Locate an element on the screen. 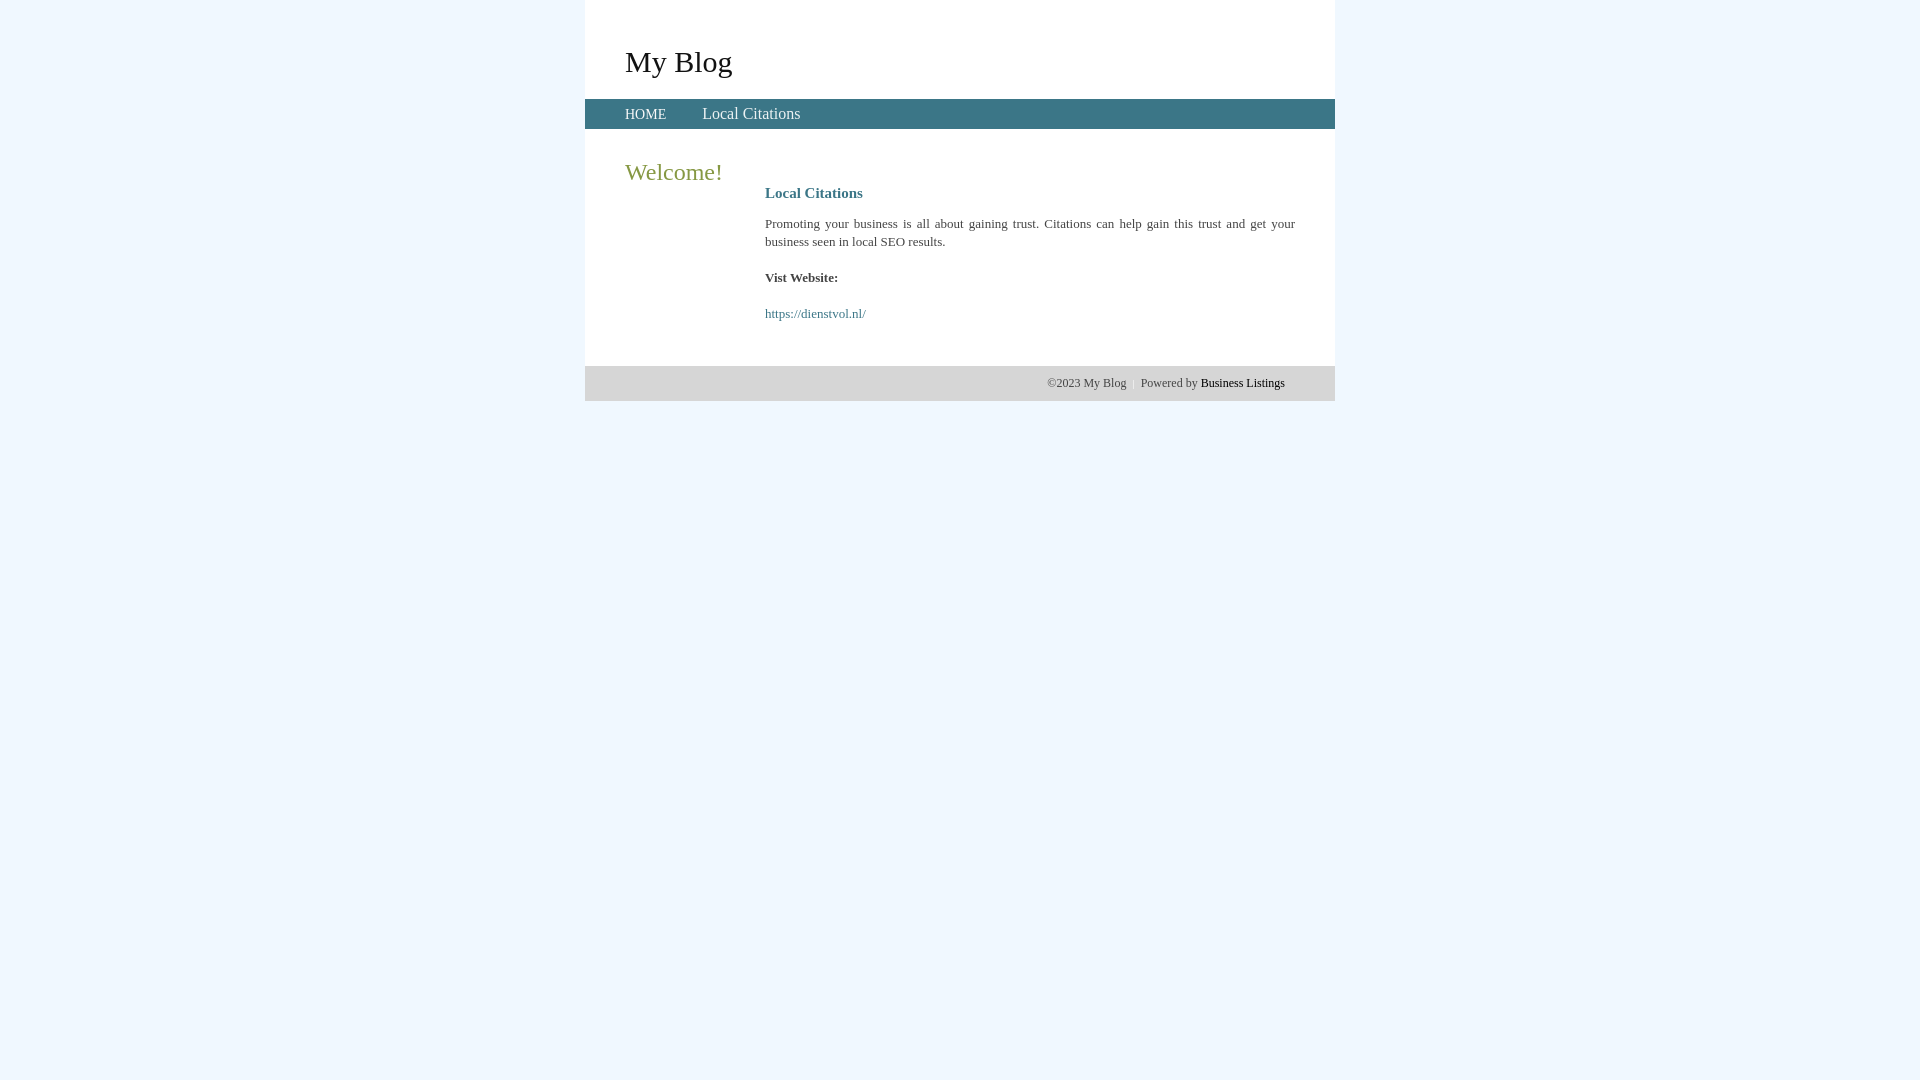  'HOME' is located at coordinates (645, 114).